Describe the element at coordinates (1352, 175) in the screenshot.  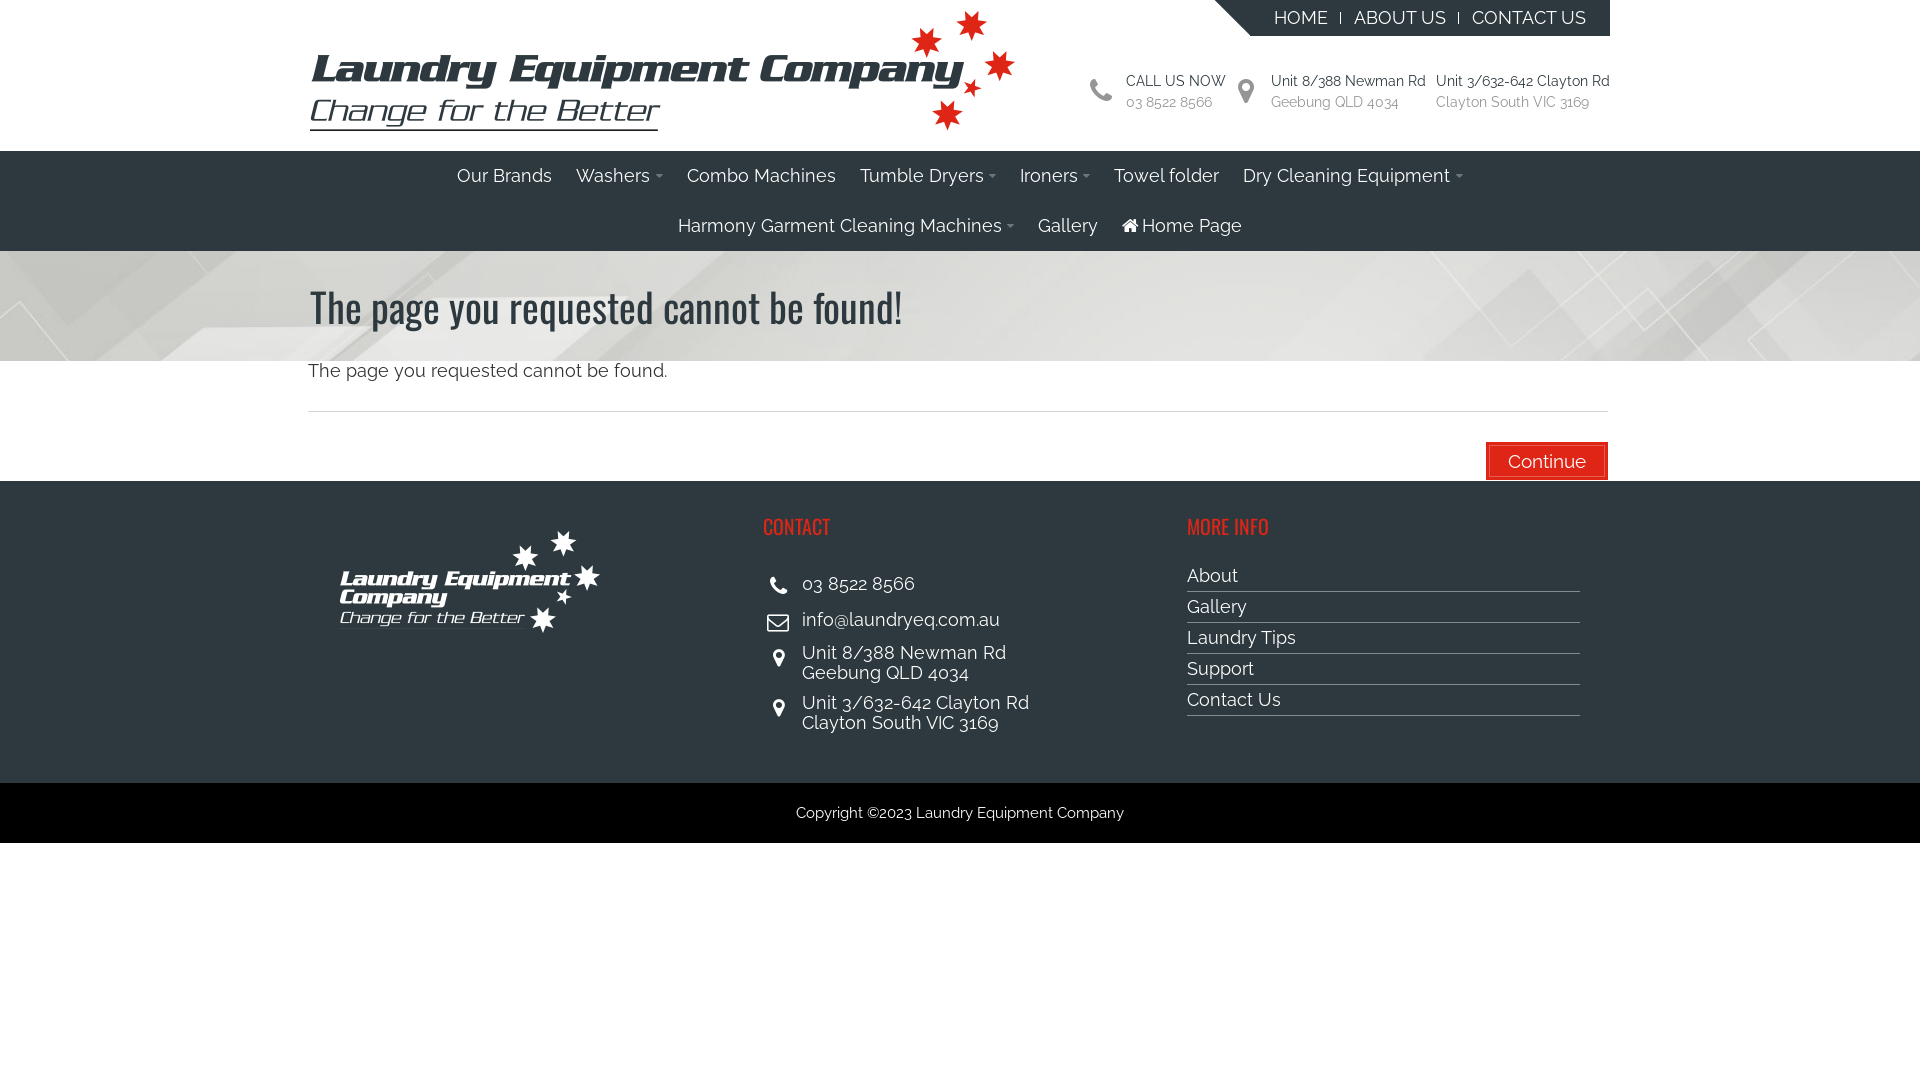
I see `'Dry Cleaning Equipment'` at that location.